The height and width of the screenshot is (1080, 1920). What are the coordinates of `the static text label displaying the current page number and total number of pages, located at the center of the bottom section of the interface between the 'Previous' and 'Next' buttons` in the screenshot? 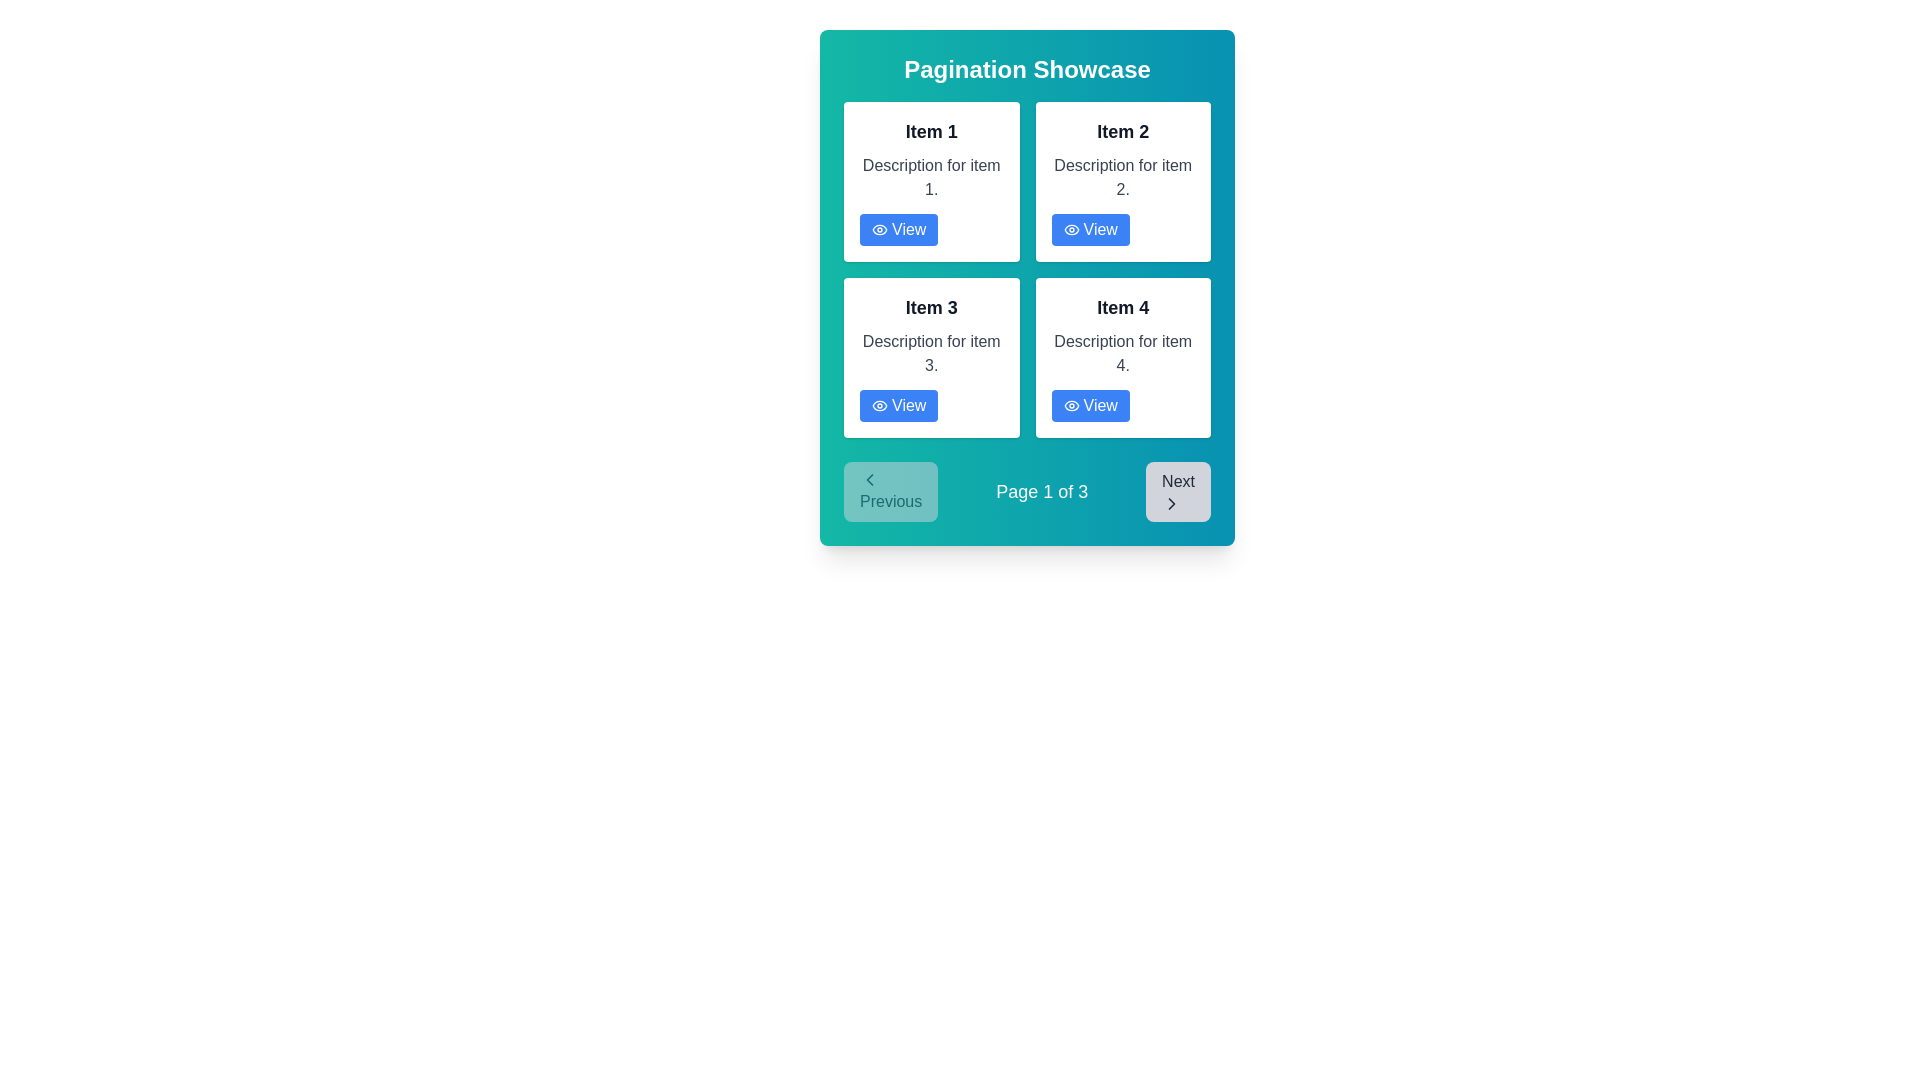 It's located at (1041, 492).